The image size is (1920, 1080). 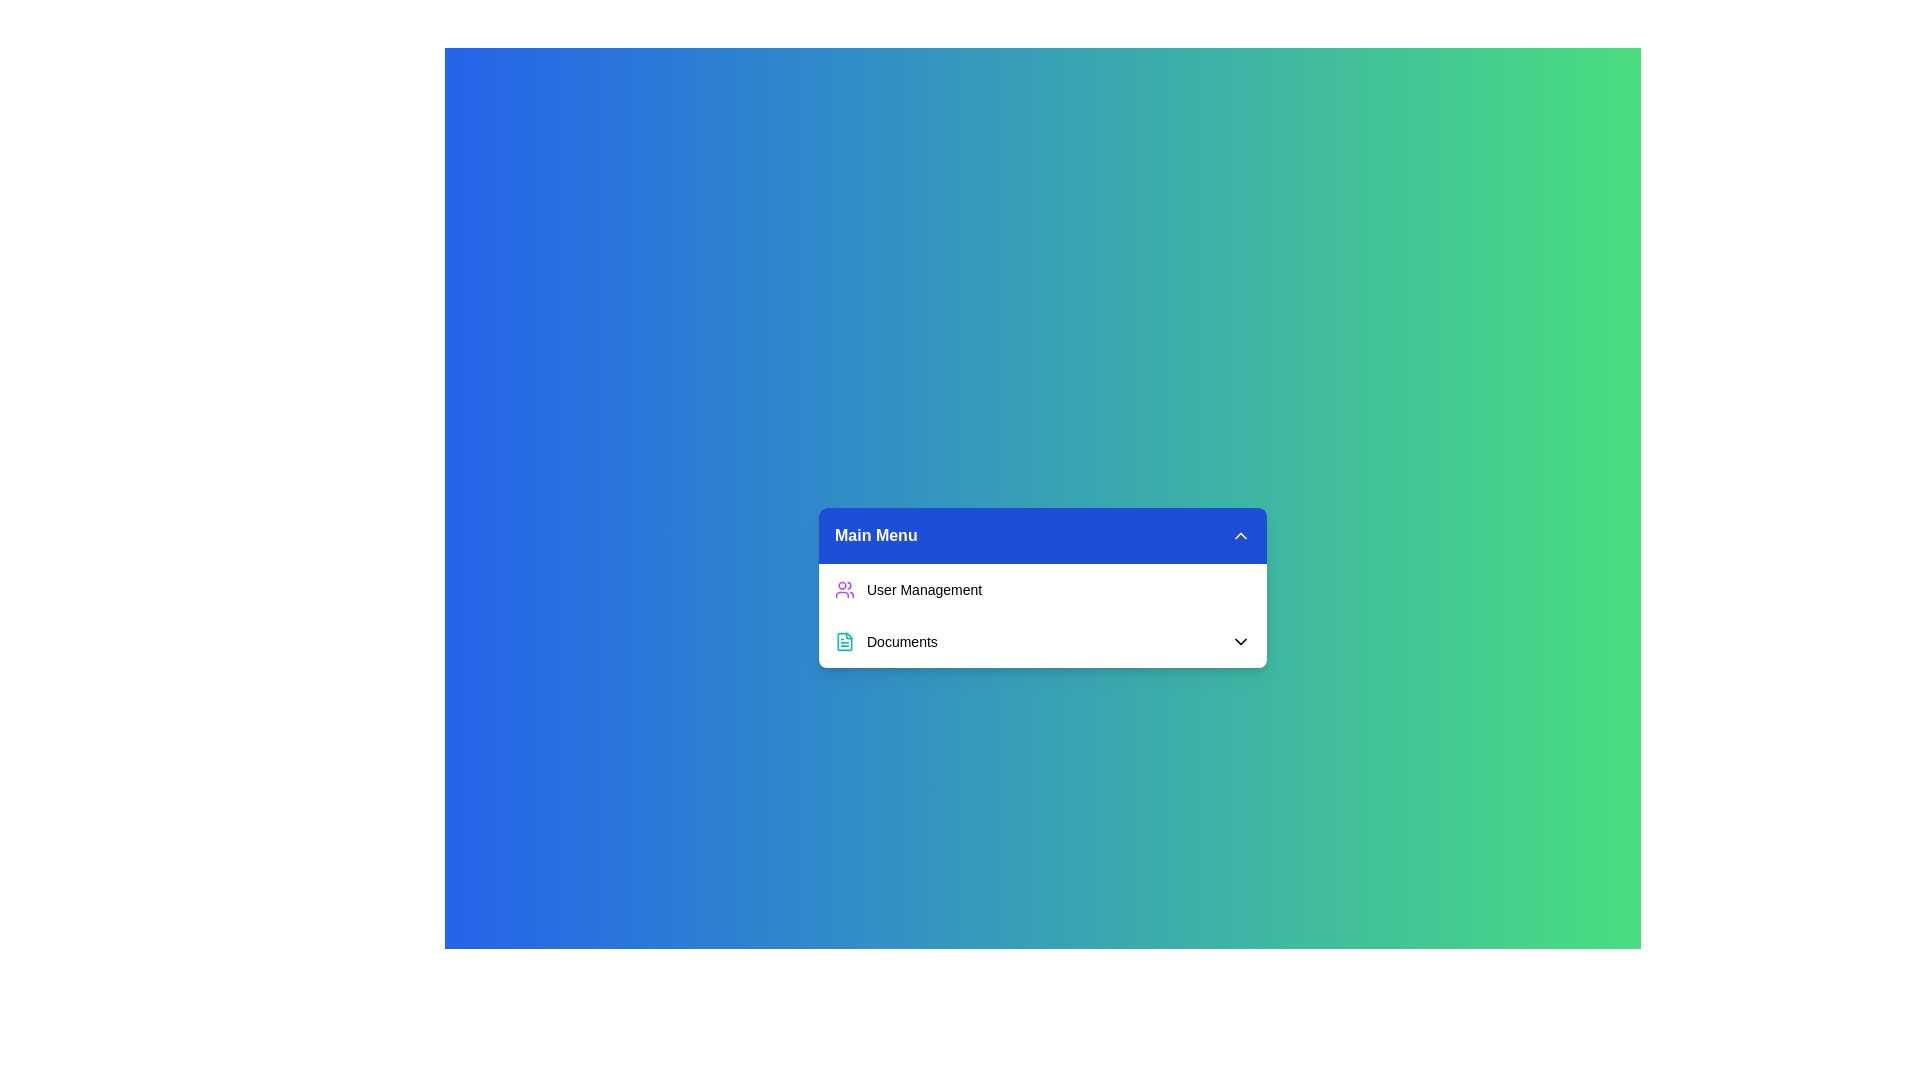 What do you see at coordinates (844, 589) in the screenshot?
I see `the 'User Management' icon located to the left of the 'User Management' text in the menu` at bounding box center [844, 589].